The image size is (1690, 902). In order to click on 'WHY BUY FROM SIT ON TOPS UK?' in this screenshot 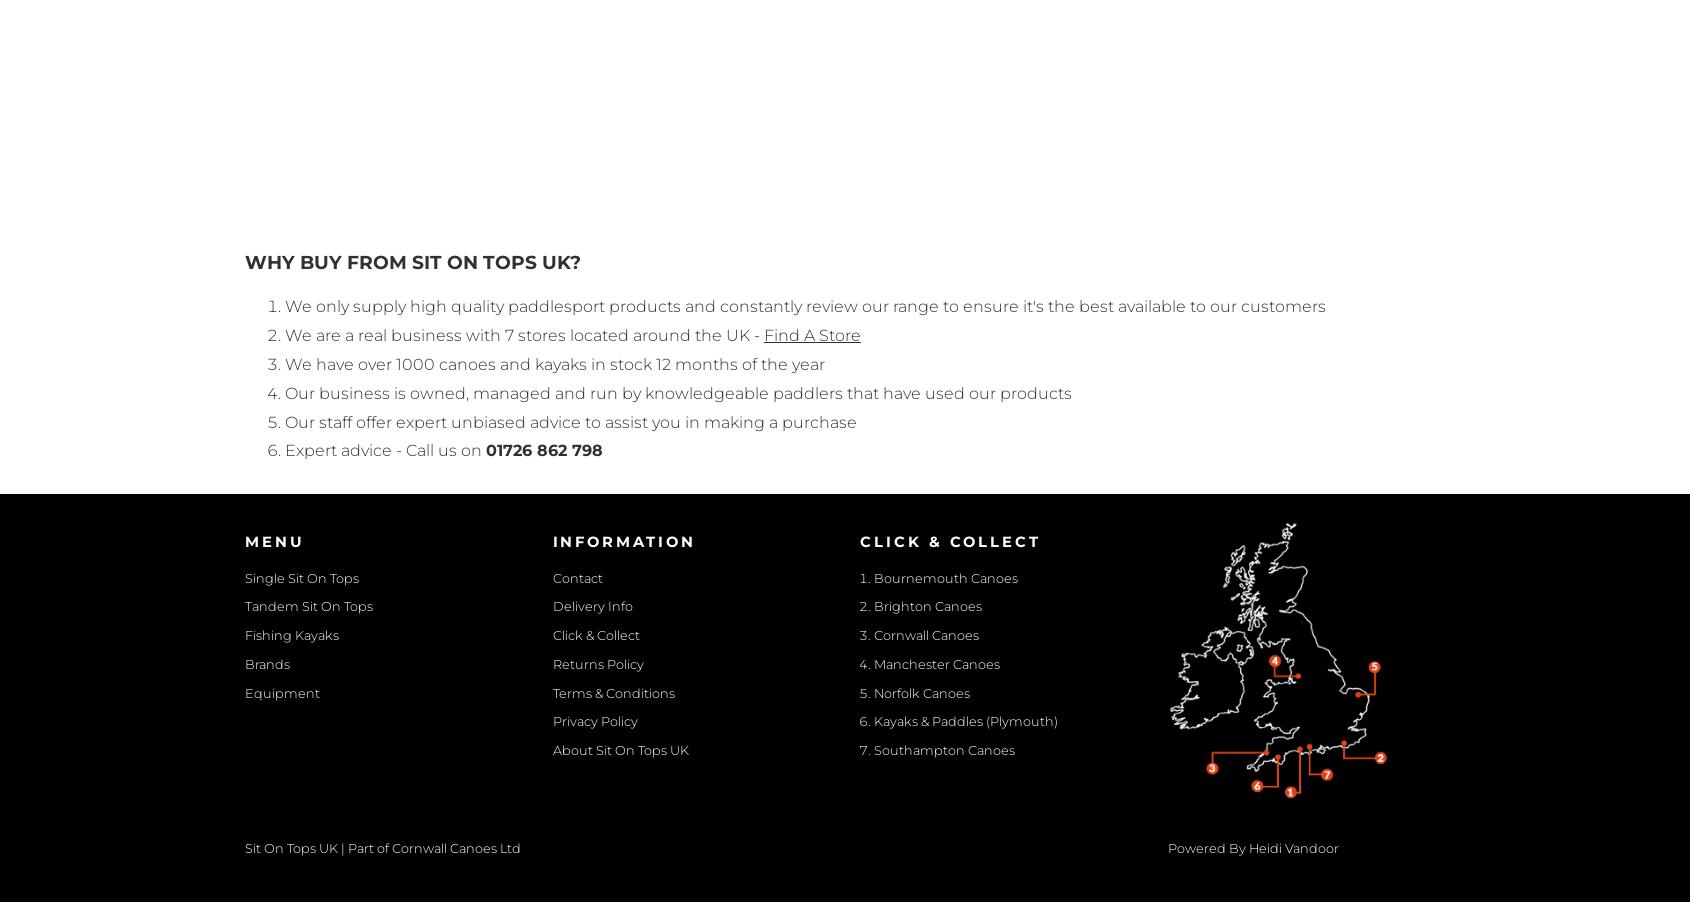, I will do `click(412, 262)`.